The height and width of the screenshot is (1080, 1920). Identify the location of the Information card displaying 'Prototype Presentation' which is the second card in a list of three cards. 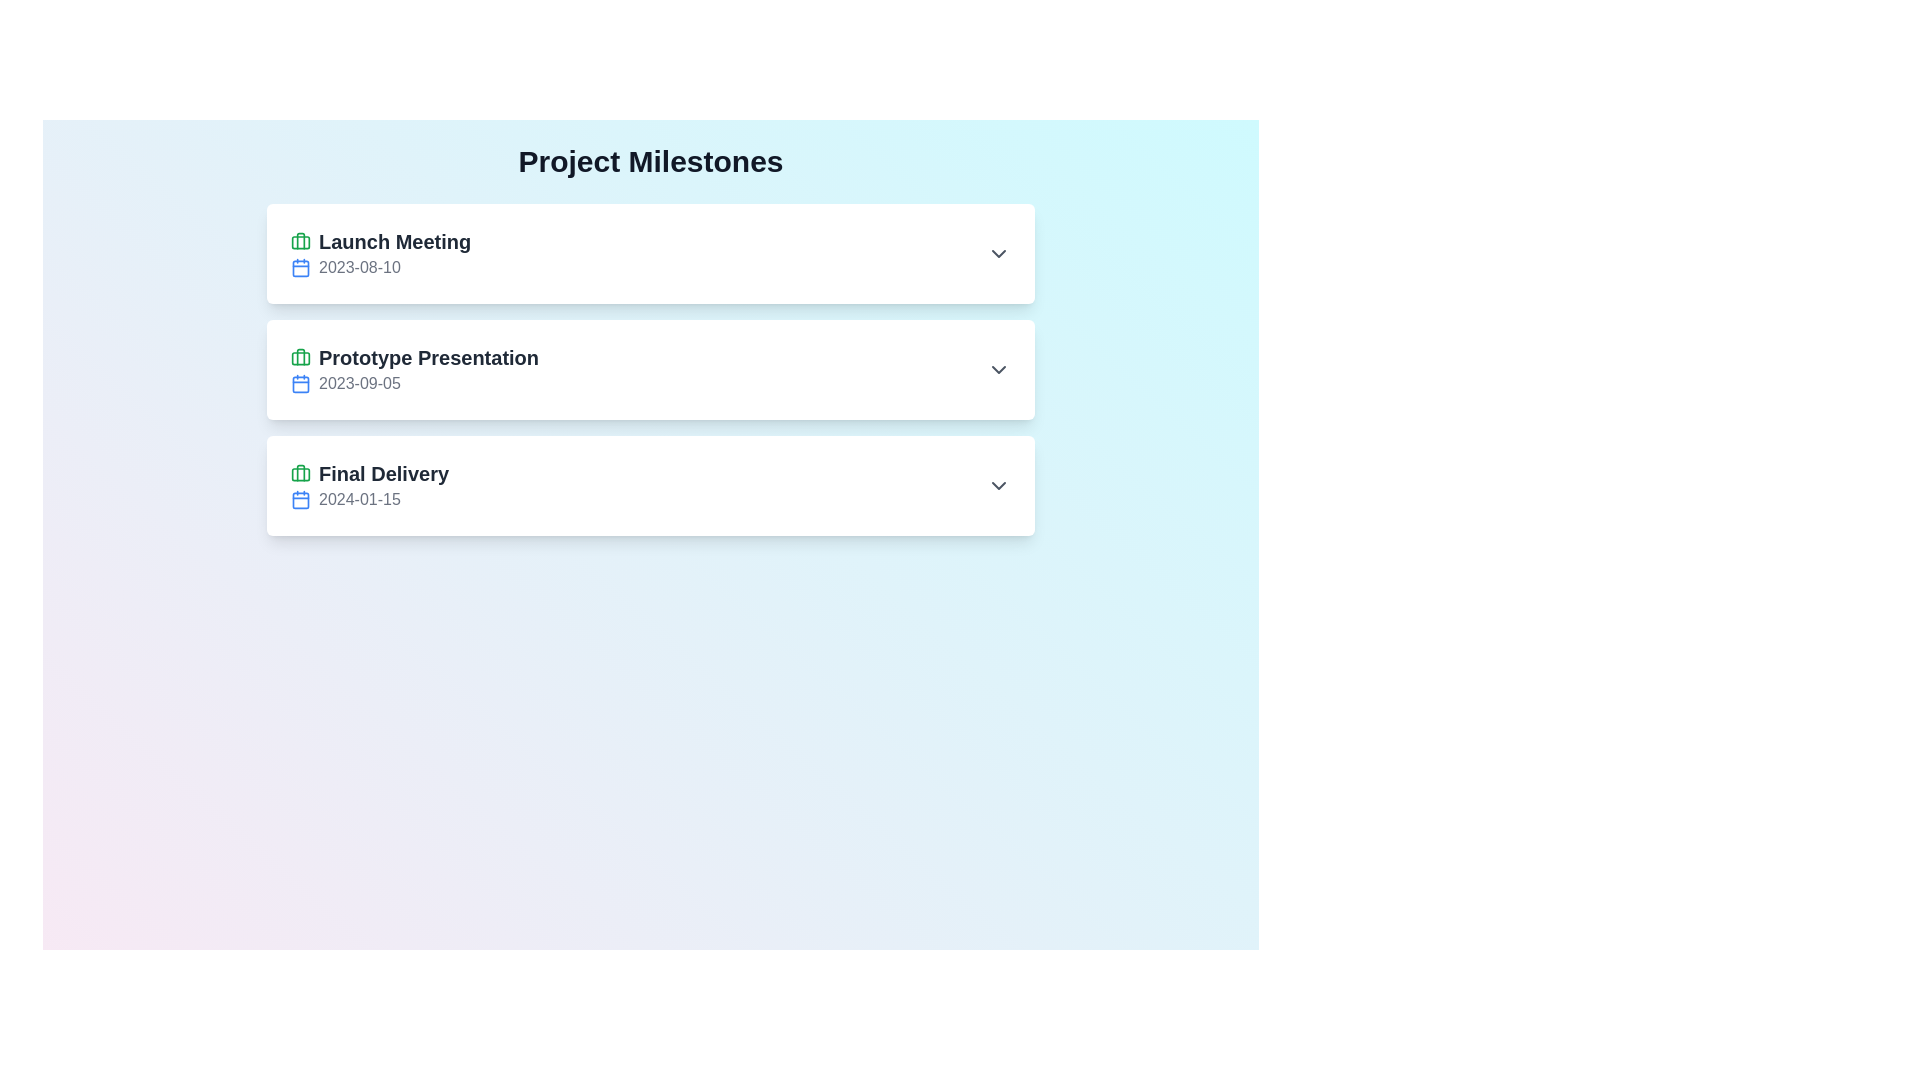
(651, 370).